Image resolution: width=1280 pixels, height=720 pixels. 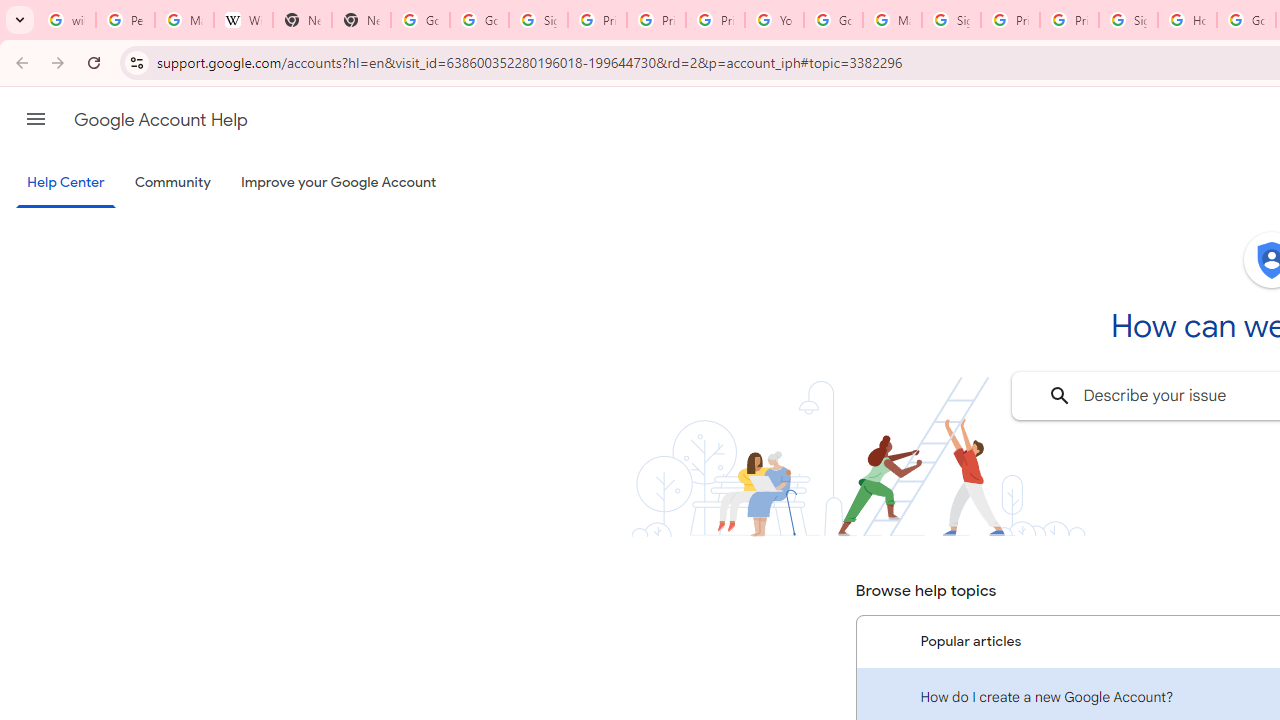 I want to click on 'Search', so click(x=1058, y=396).